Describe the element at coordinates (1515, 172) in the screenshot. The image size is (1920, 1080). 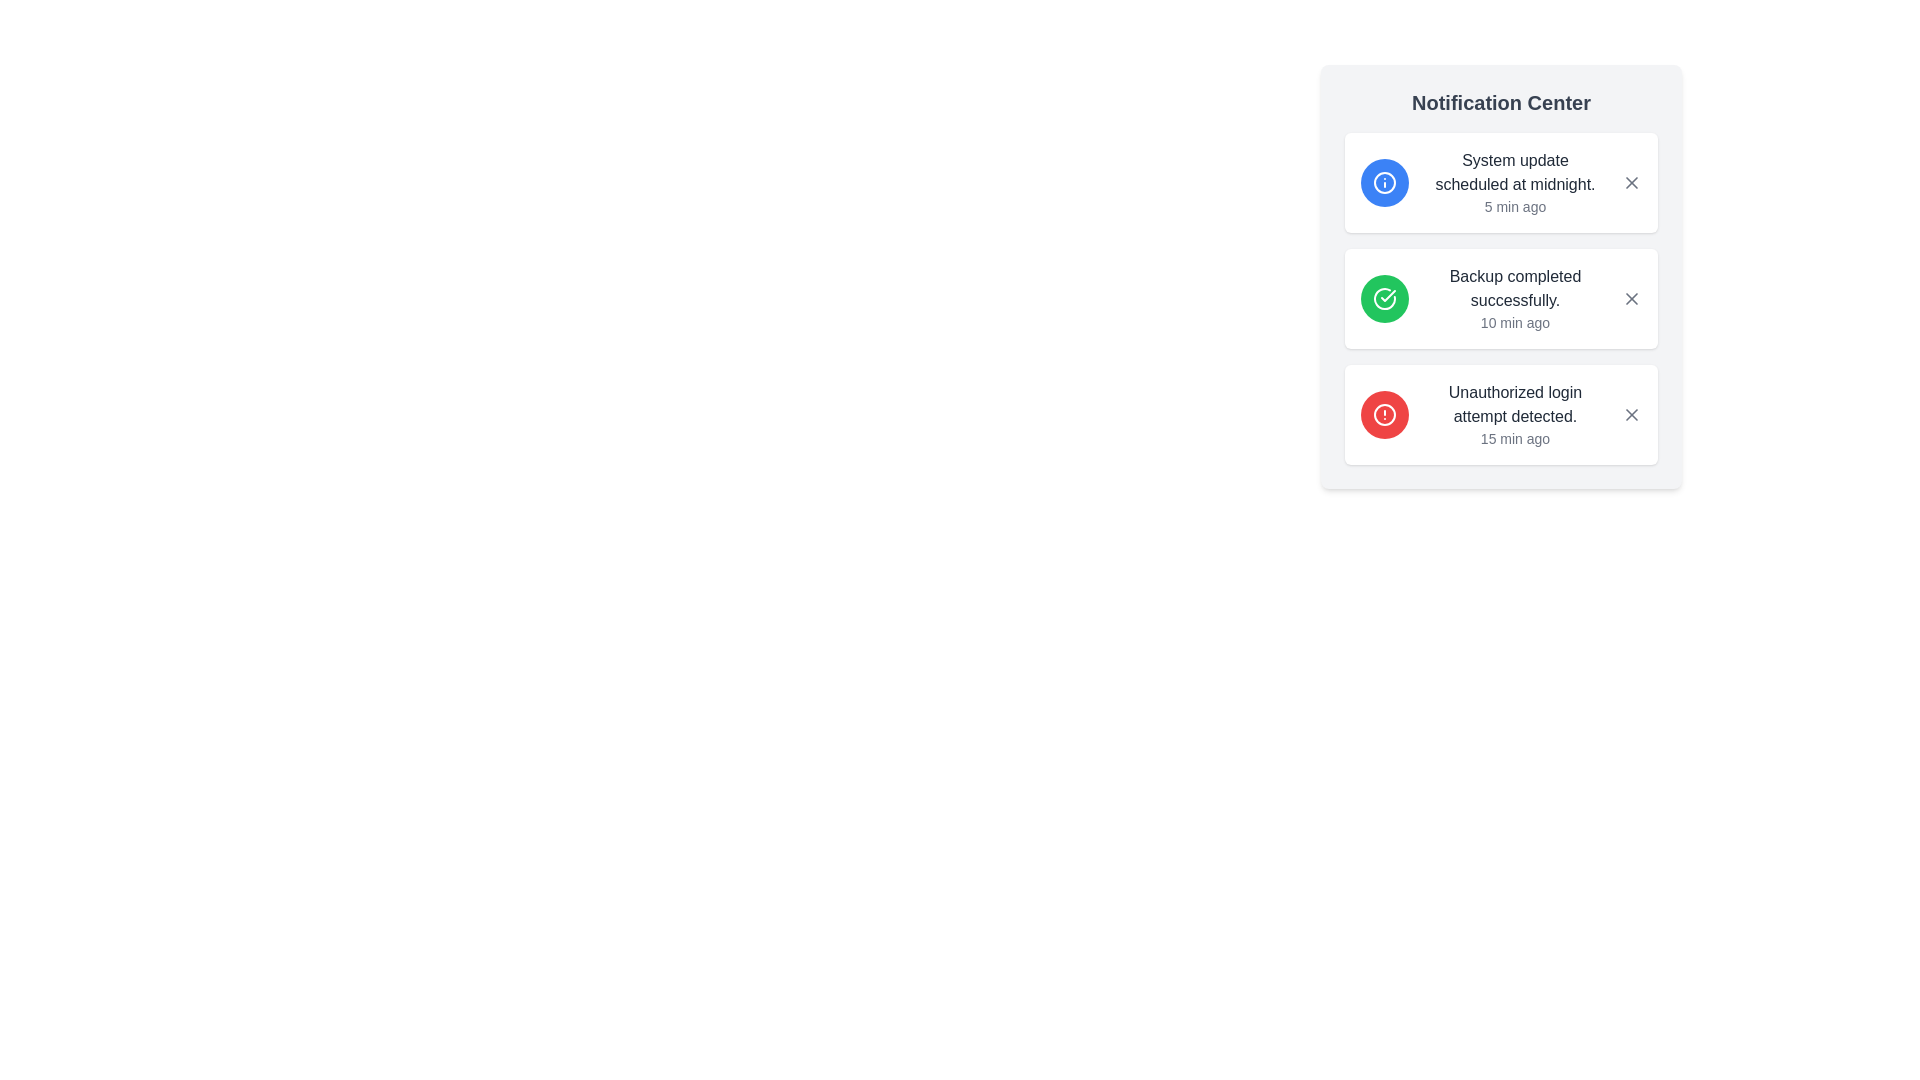
I see `the static text element displaying 'System update scheduled at midnight.' located in the Notification Center` at that location.